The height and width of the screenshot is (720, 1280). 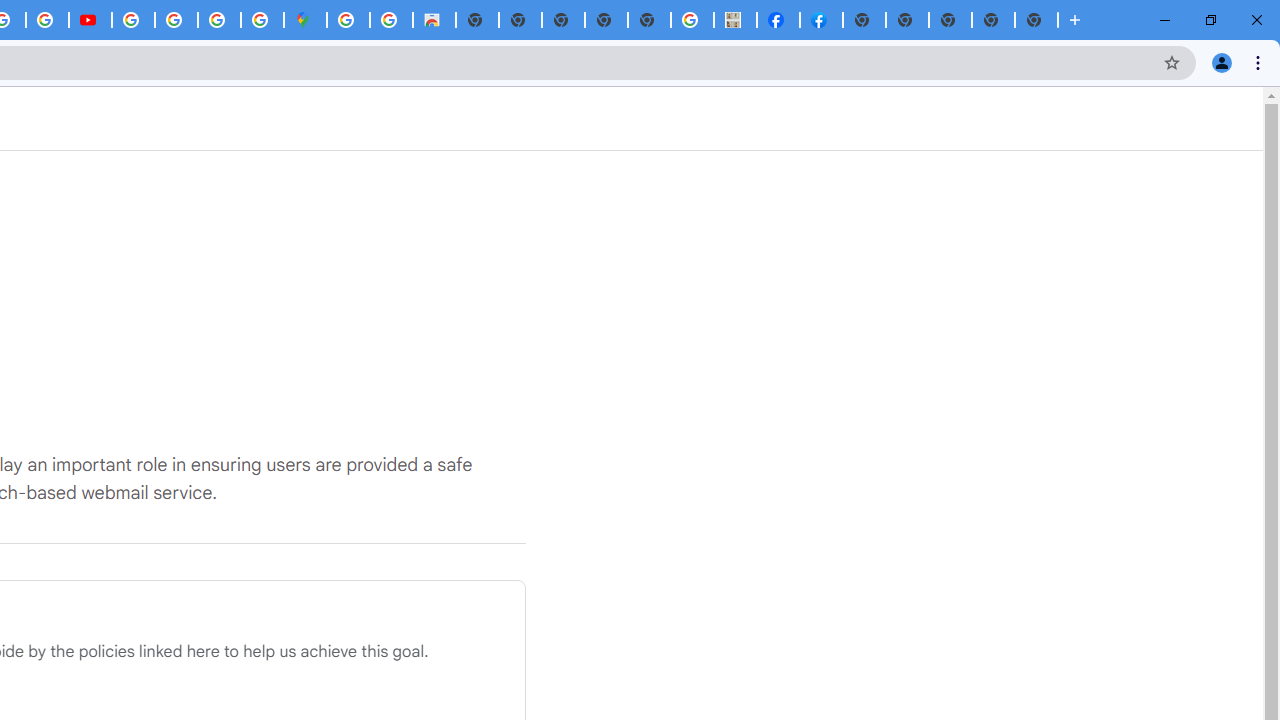 What do you see at coordinates (1036, 20) in the screenshot?
I see `'New Tab'` at bounding box center [1036, 20].